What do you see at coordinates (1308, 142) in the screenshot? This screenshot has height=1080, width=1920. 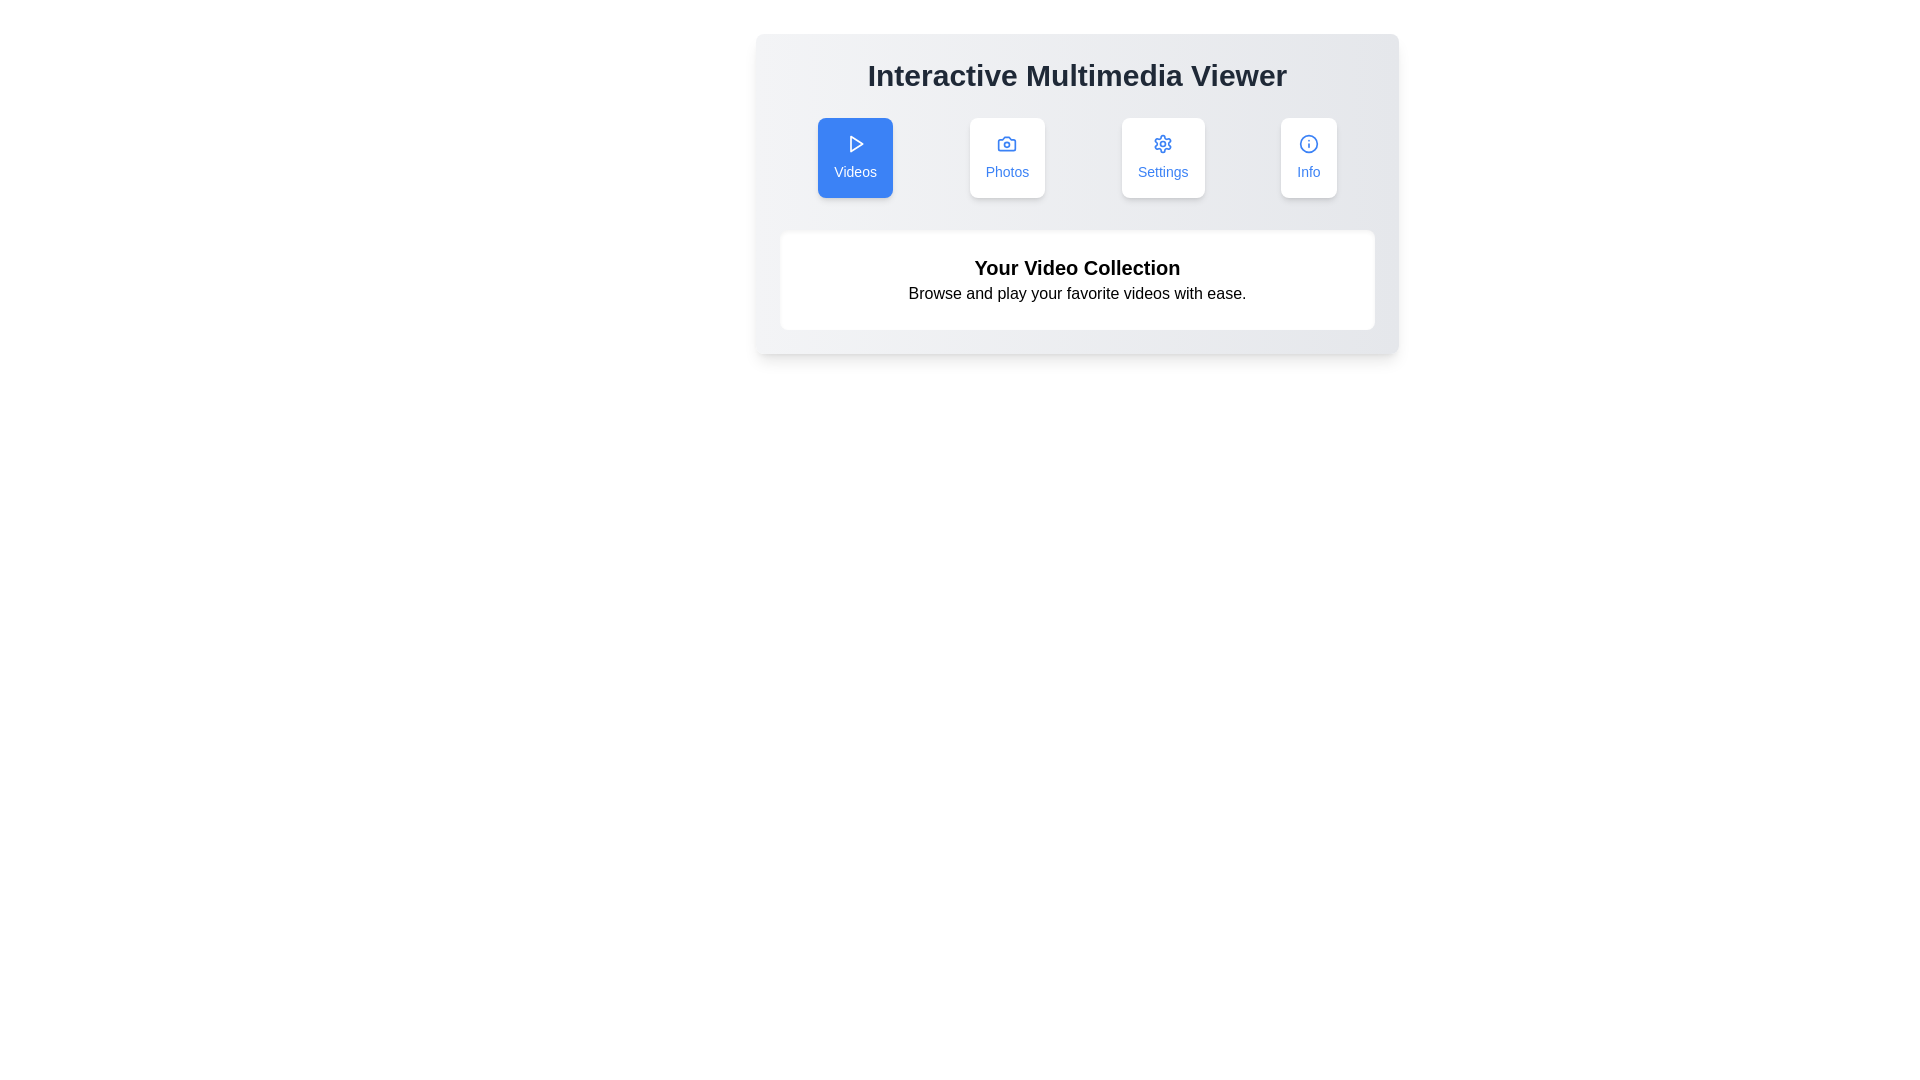 I see `the circular blue icon with an 'i' symbol inside, located in the top-right corner of the 'Info' box, which is the fourth icon in the navigation grid of the 'Interactive Multimedia Viewer.'` at bounding box center [1308, 142].